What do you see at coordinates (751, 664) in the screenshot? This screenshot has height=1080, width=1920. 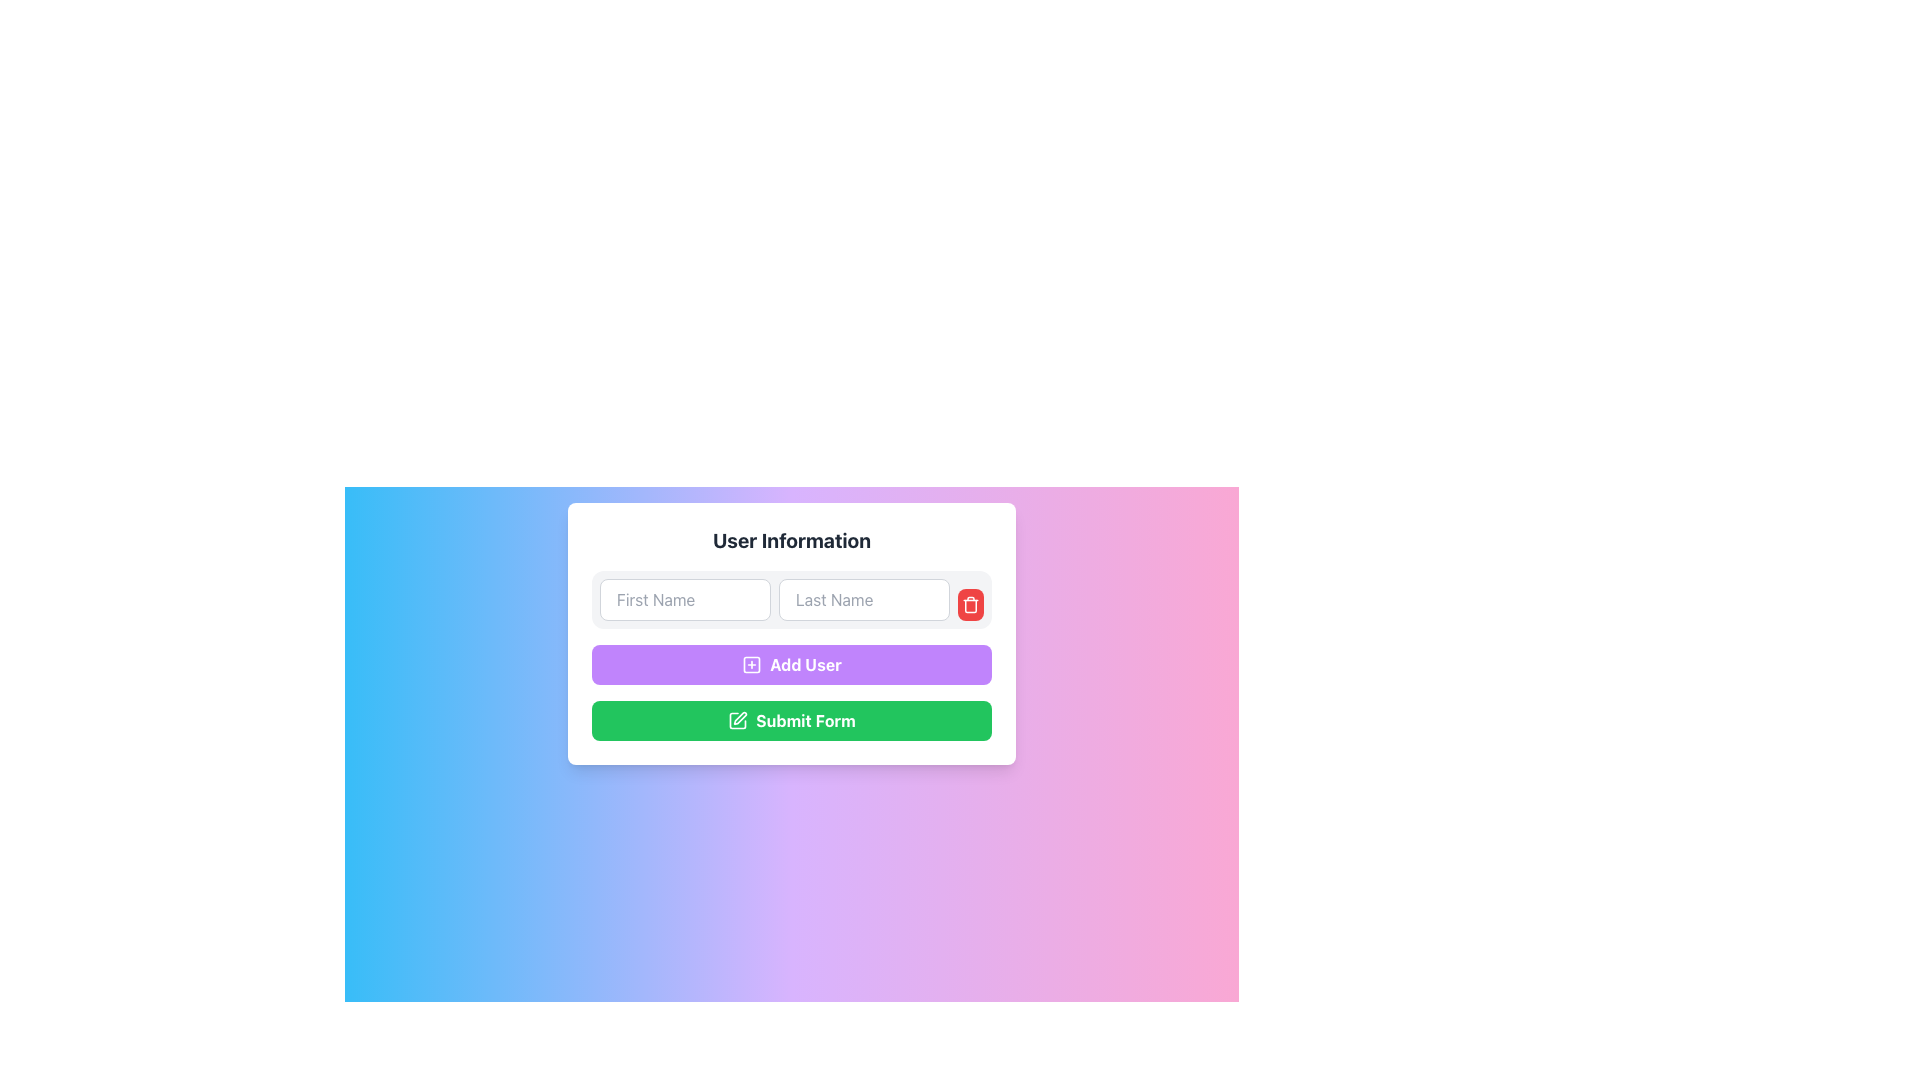 I see `the 'Add User' button by clicking on the '+' icon located in the center of the button` at bounding box center [751, 664].